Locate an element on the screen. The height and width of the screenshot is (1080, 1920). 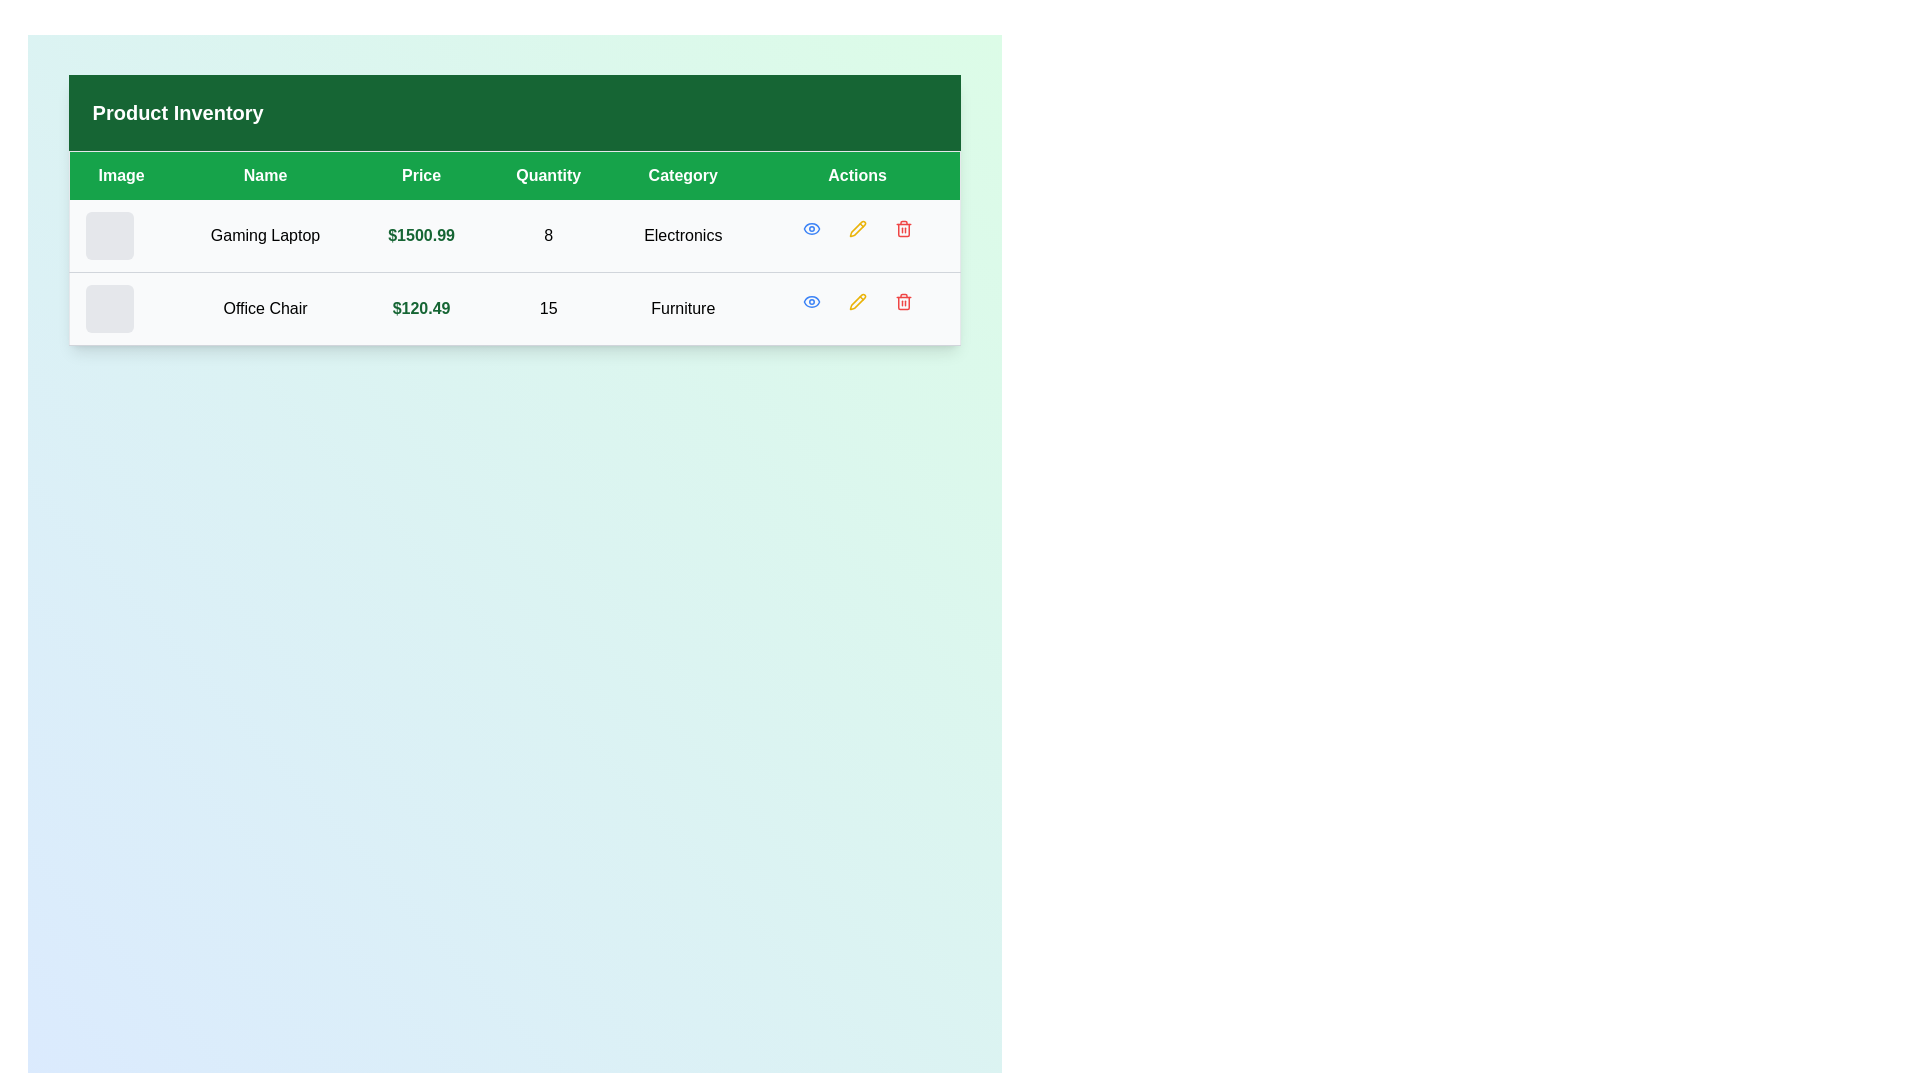
price text '$120.49' displayed in green and bold font in the 'Price' column of the second row for the 'Office Chair' product is located at coordinates (420, 308).